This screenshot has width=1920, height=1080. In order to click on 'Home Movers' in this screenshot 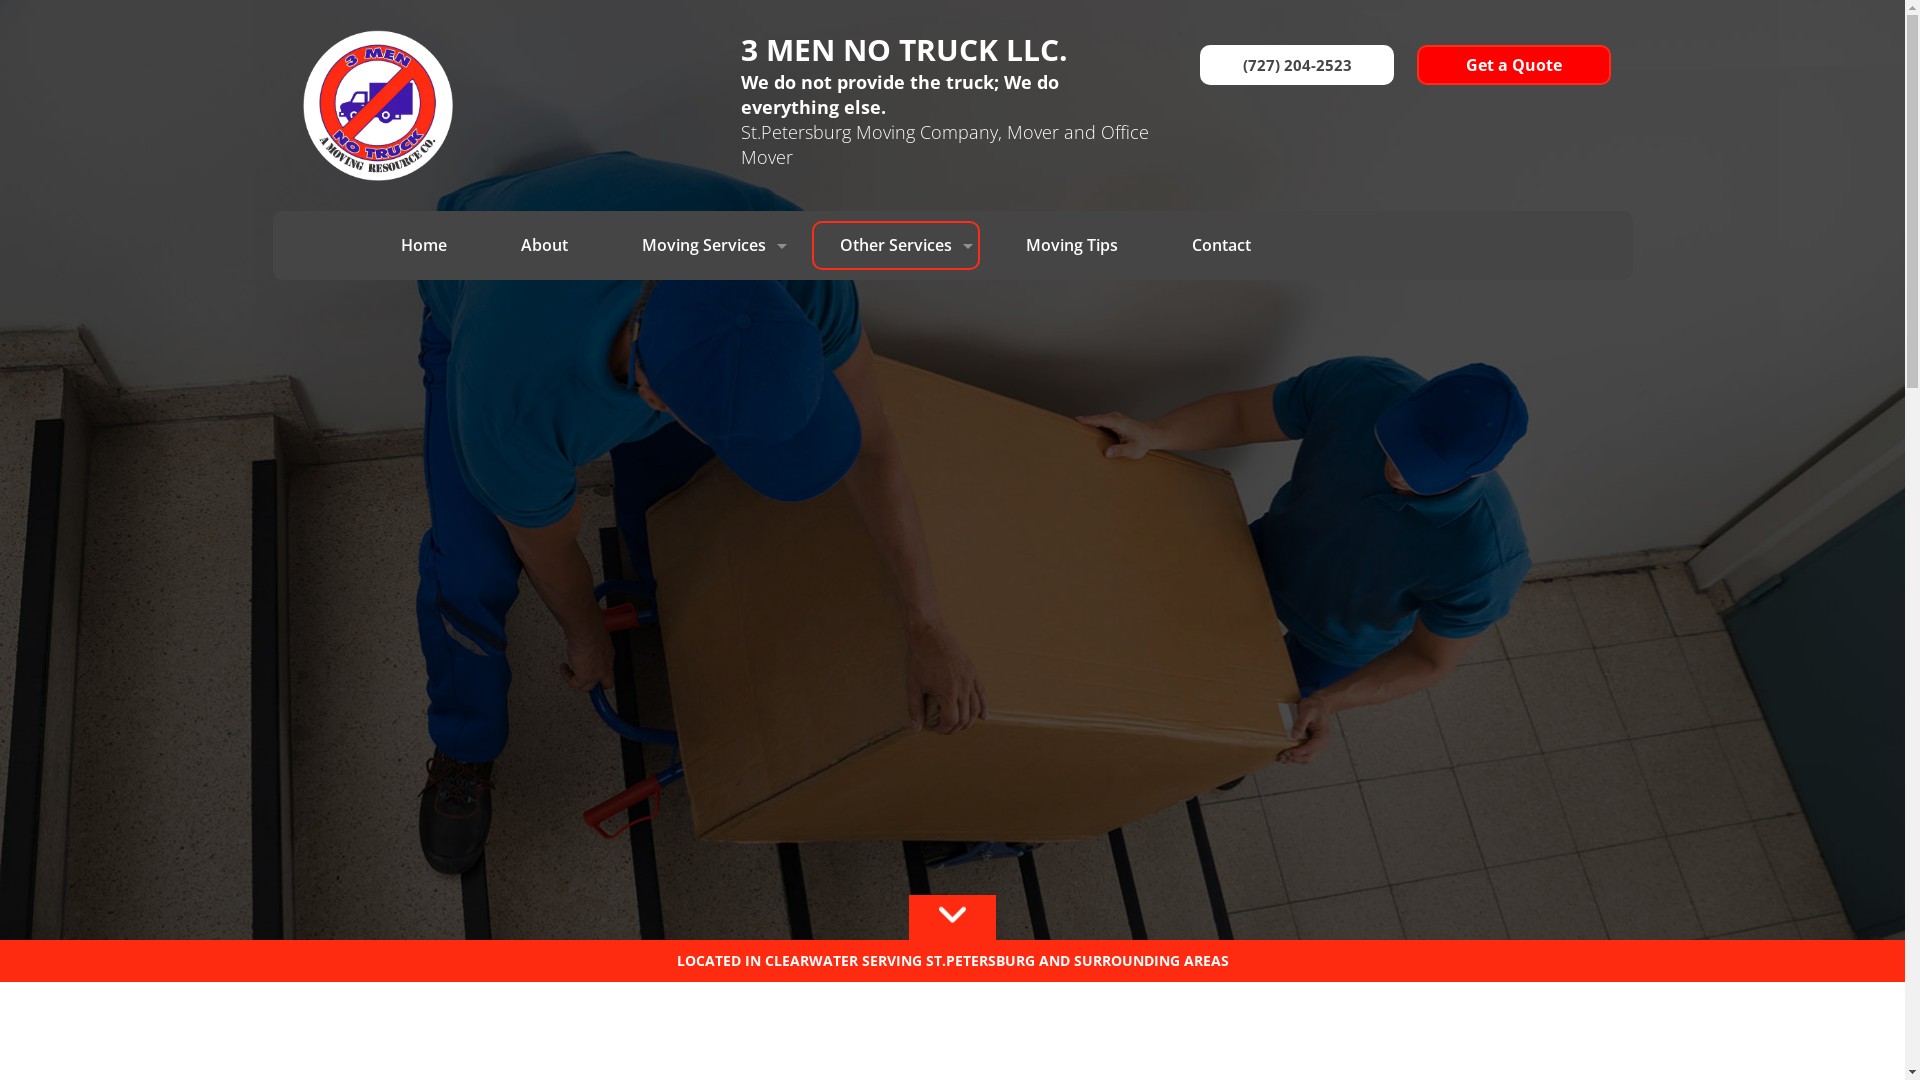, I will do `click(704, 408)`.